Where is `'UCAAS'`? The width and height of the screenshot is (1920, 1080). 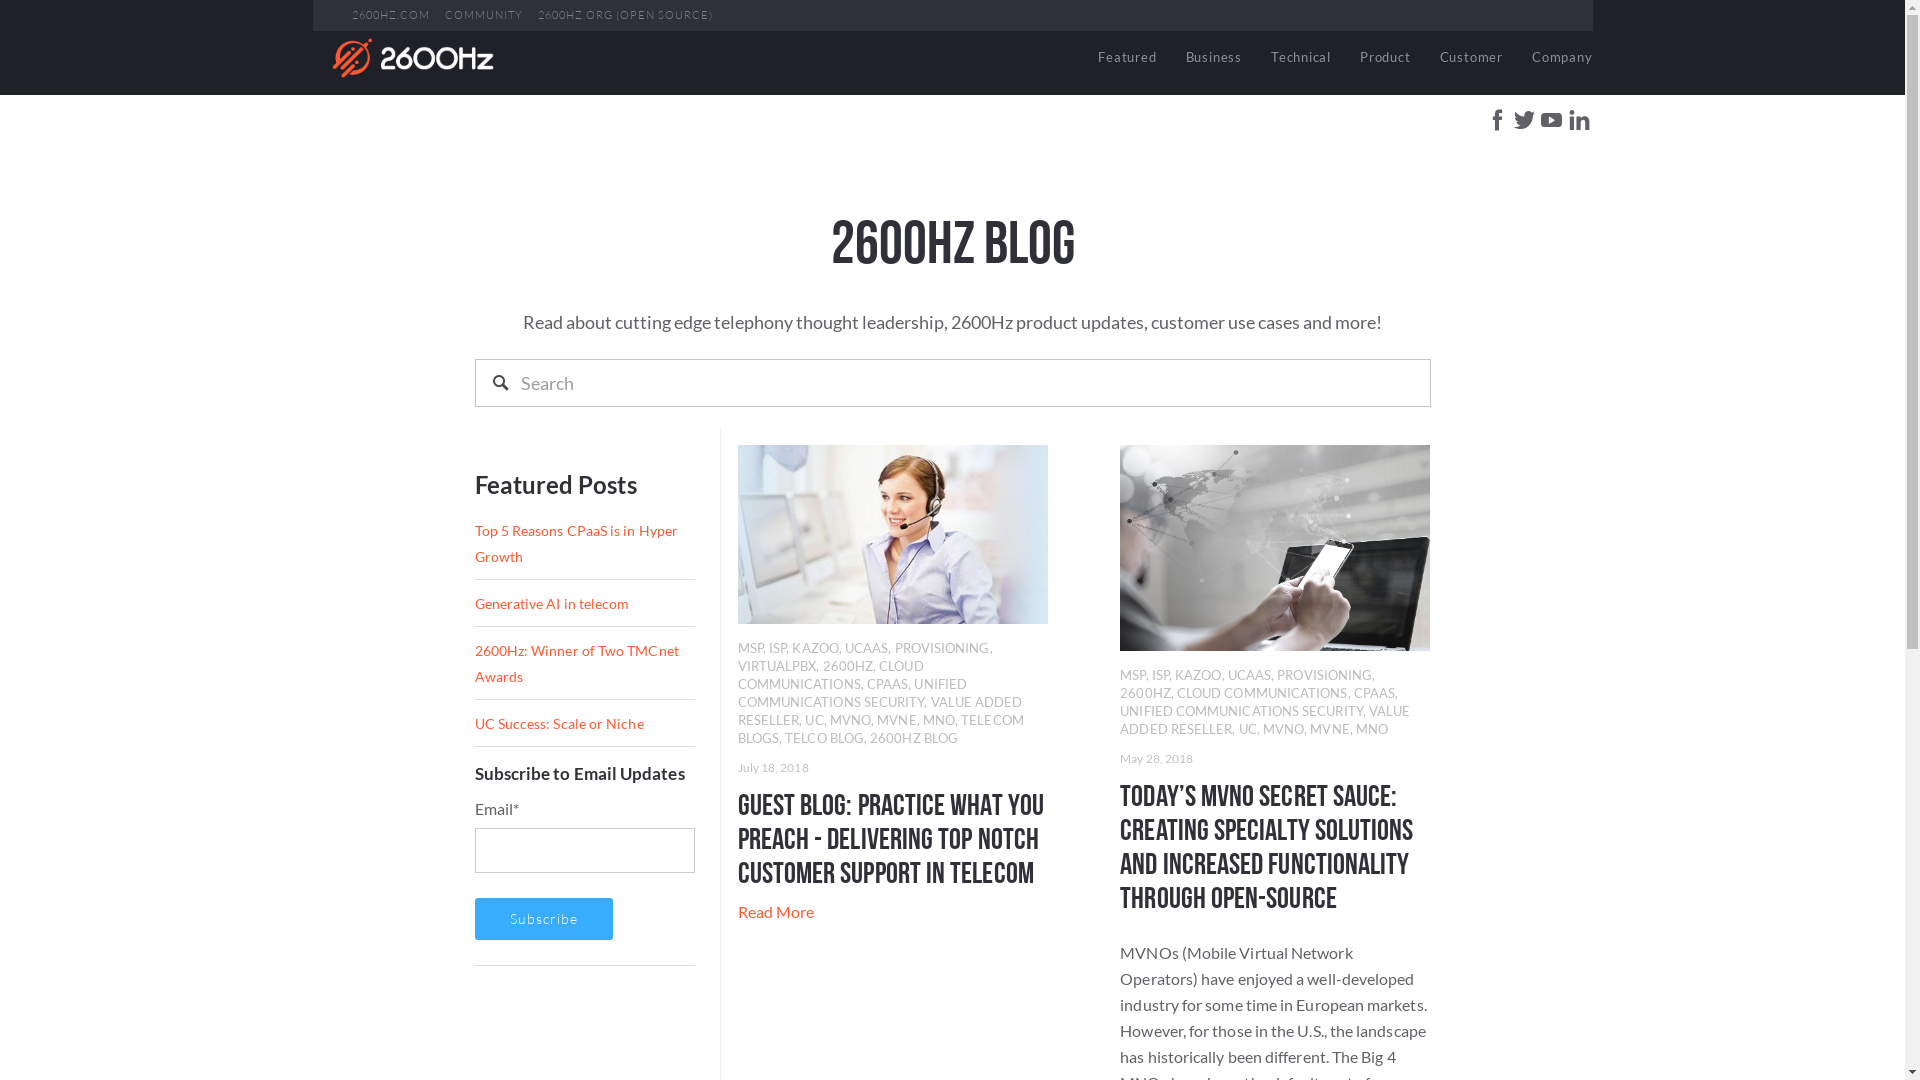 'UCAAS' is located at coordinates (1227, 675).